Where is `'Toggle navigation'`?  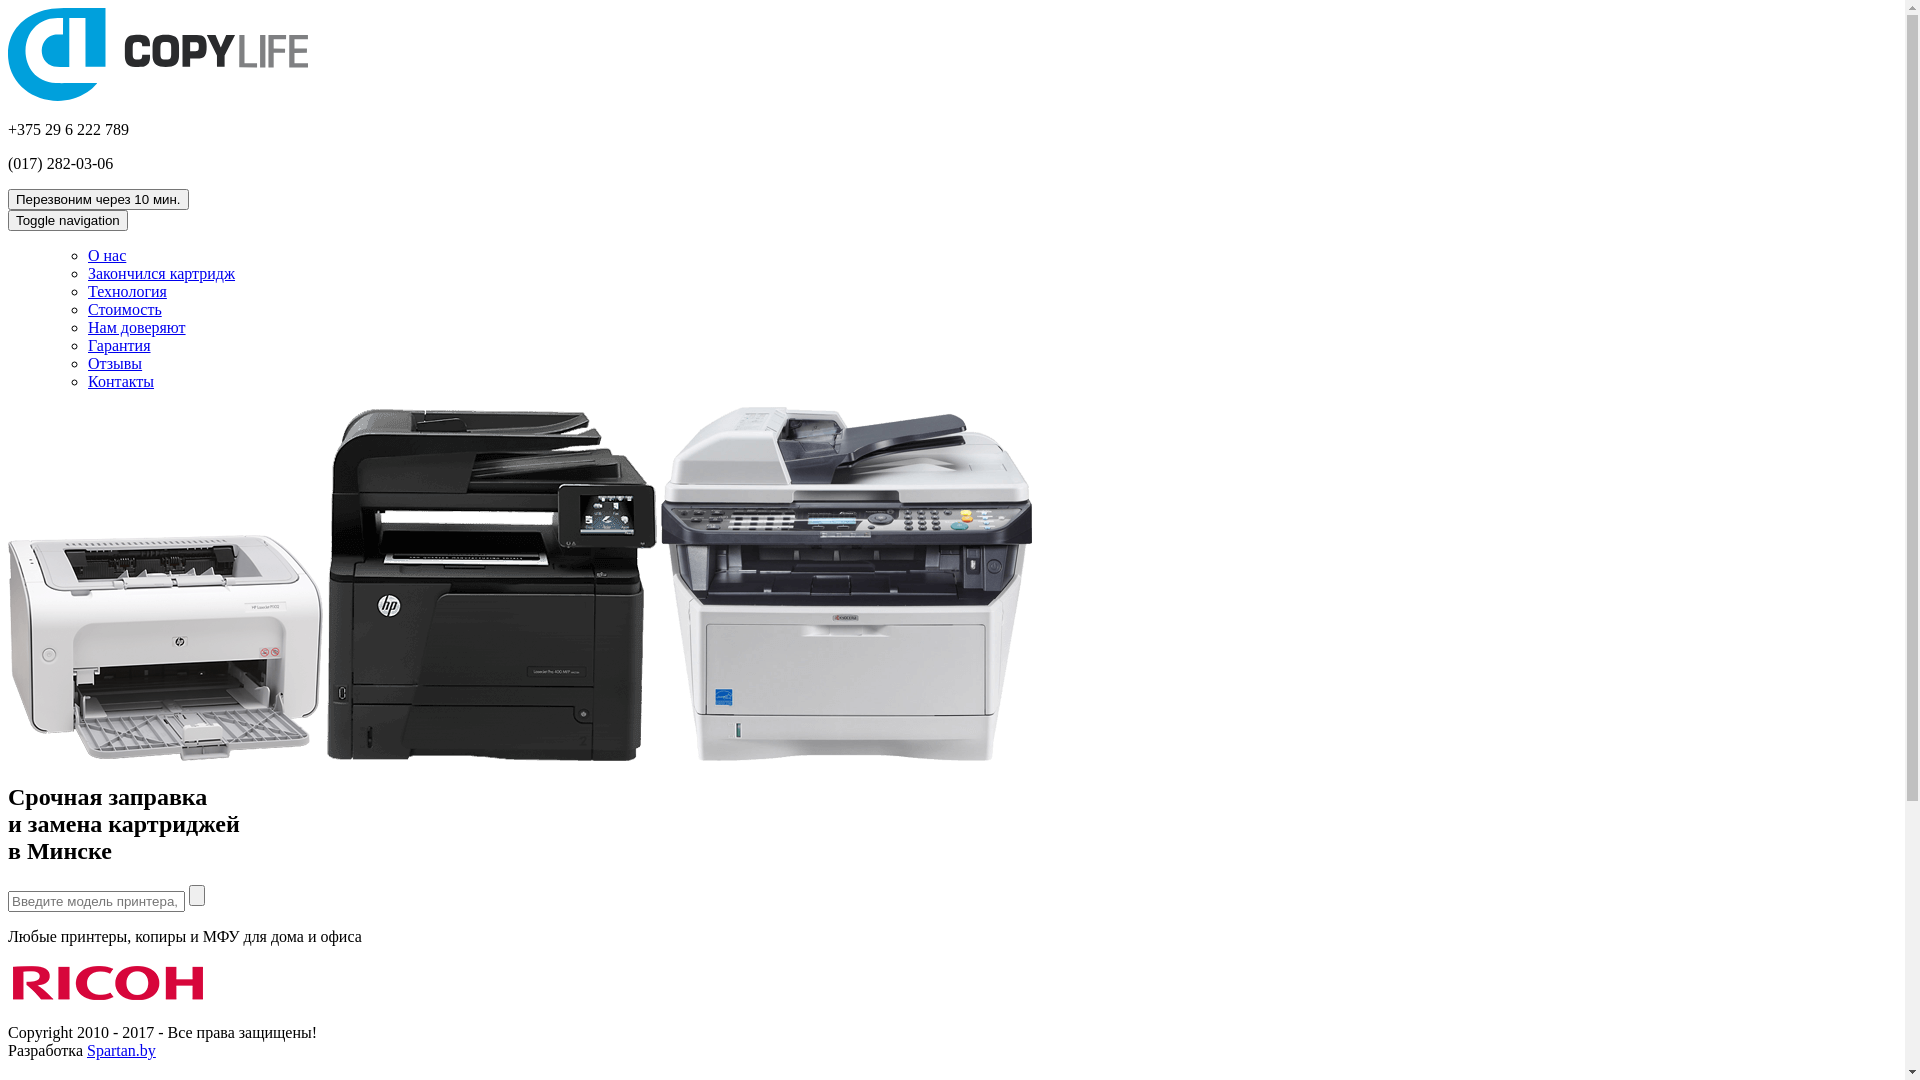 'Toggle navigation' is located at coordinates (67, 220).